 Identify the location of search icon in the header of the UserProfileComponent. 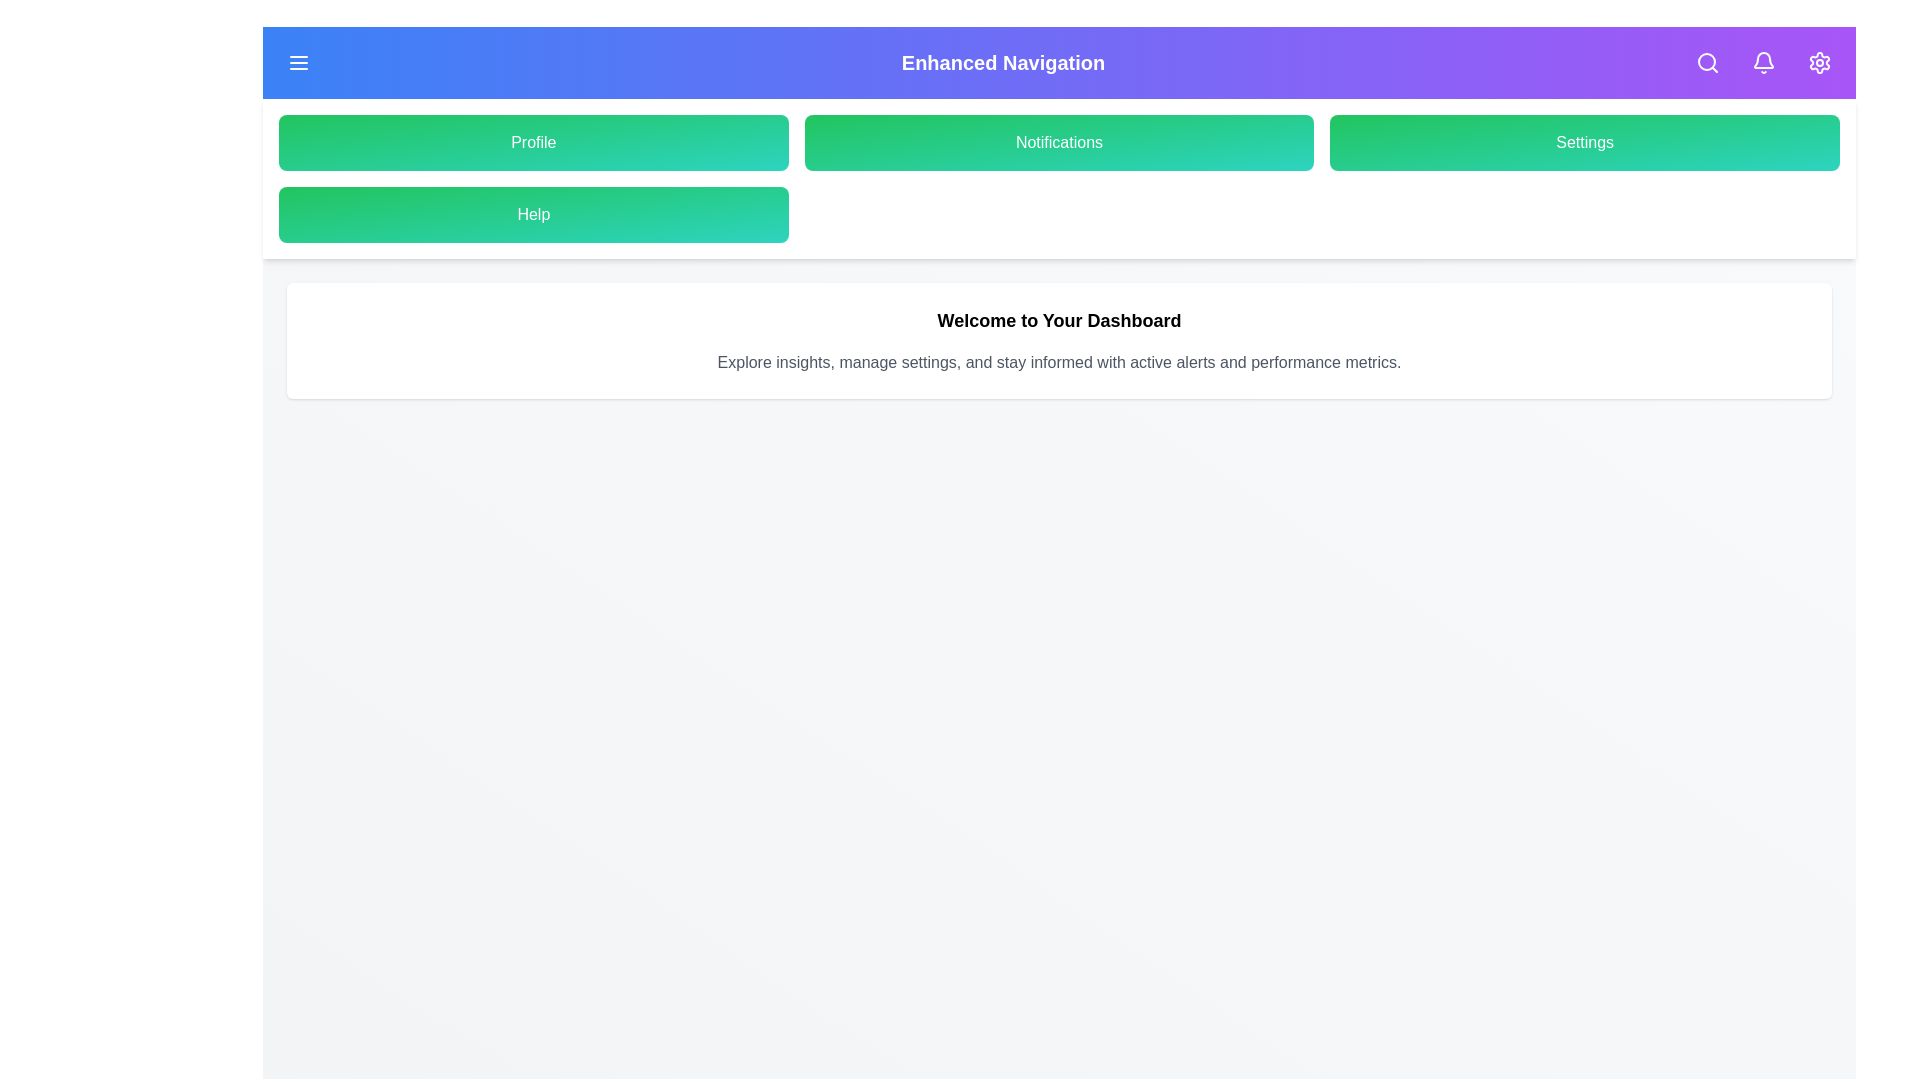
(1707, 61).